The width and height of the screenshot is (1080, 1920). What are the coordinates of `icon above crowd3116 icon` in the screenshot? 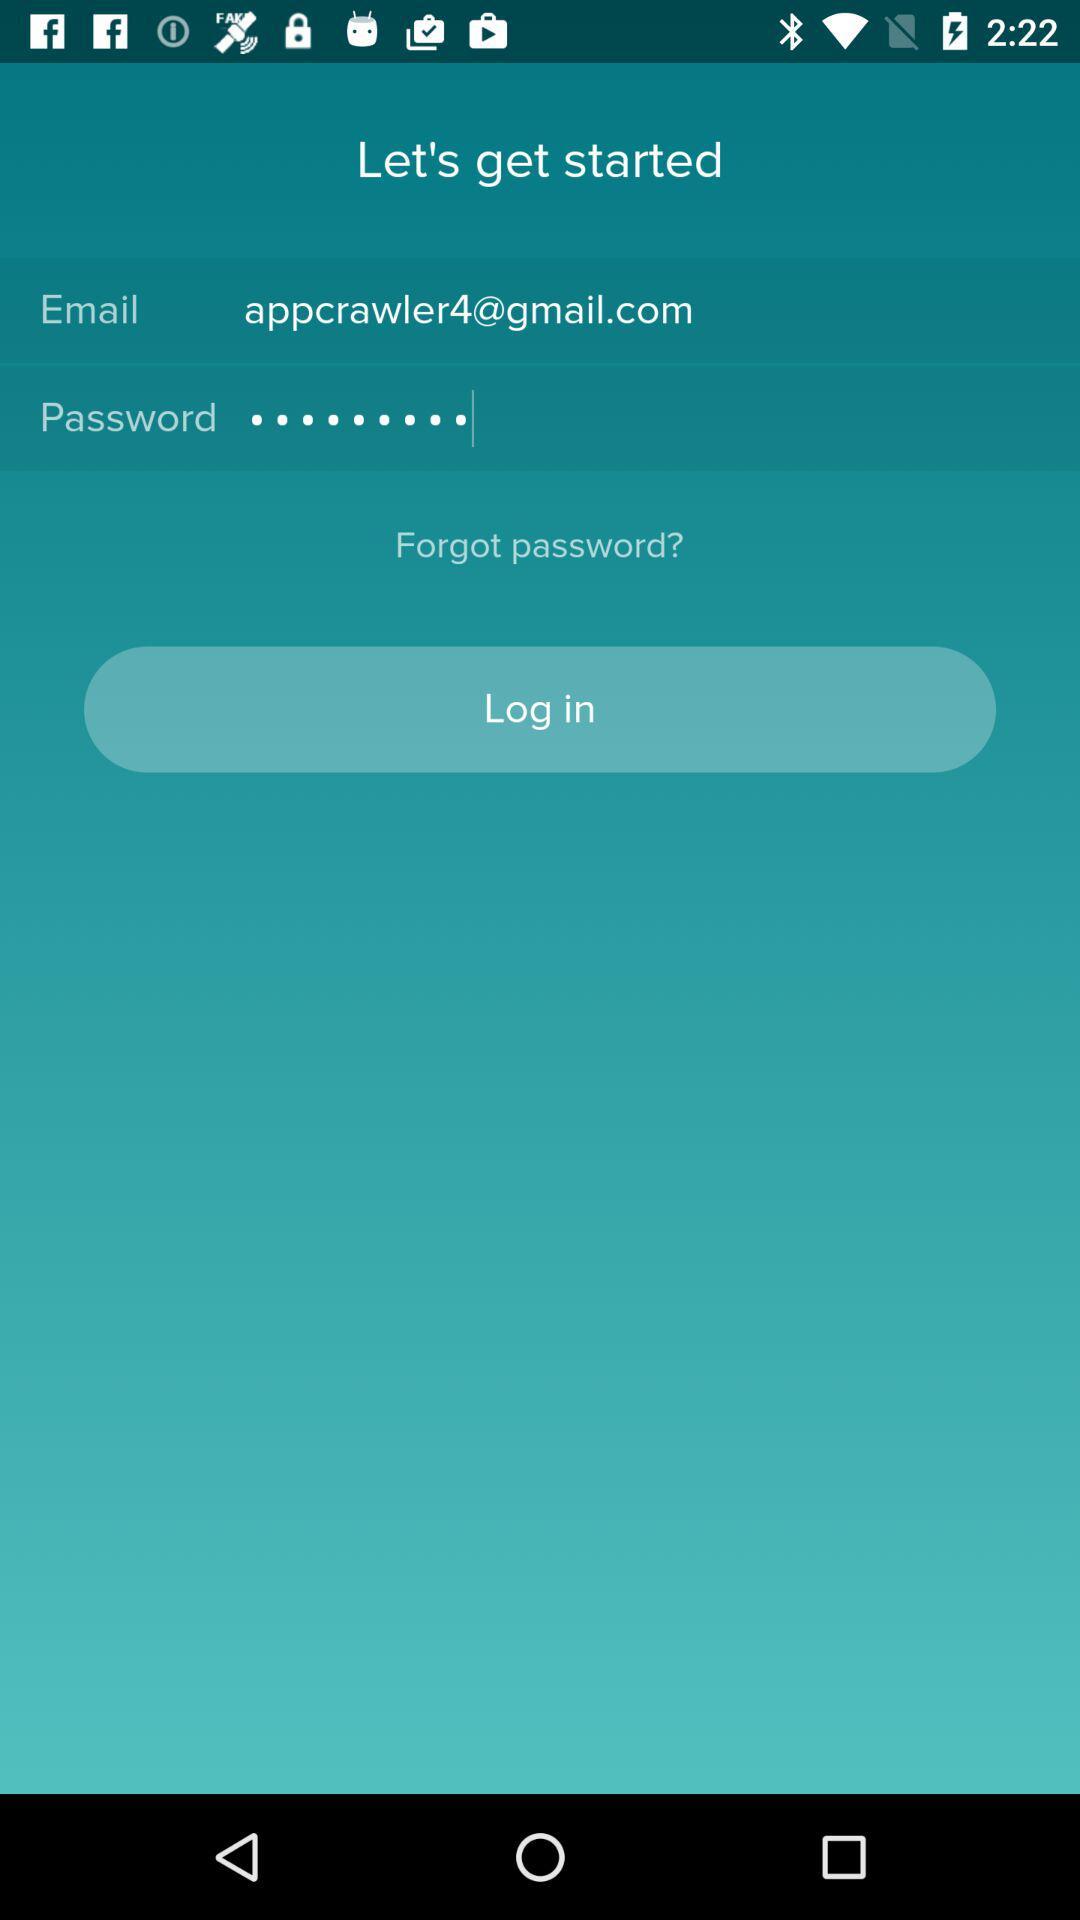 It's located at (641, 309).